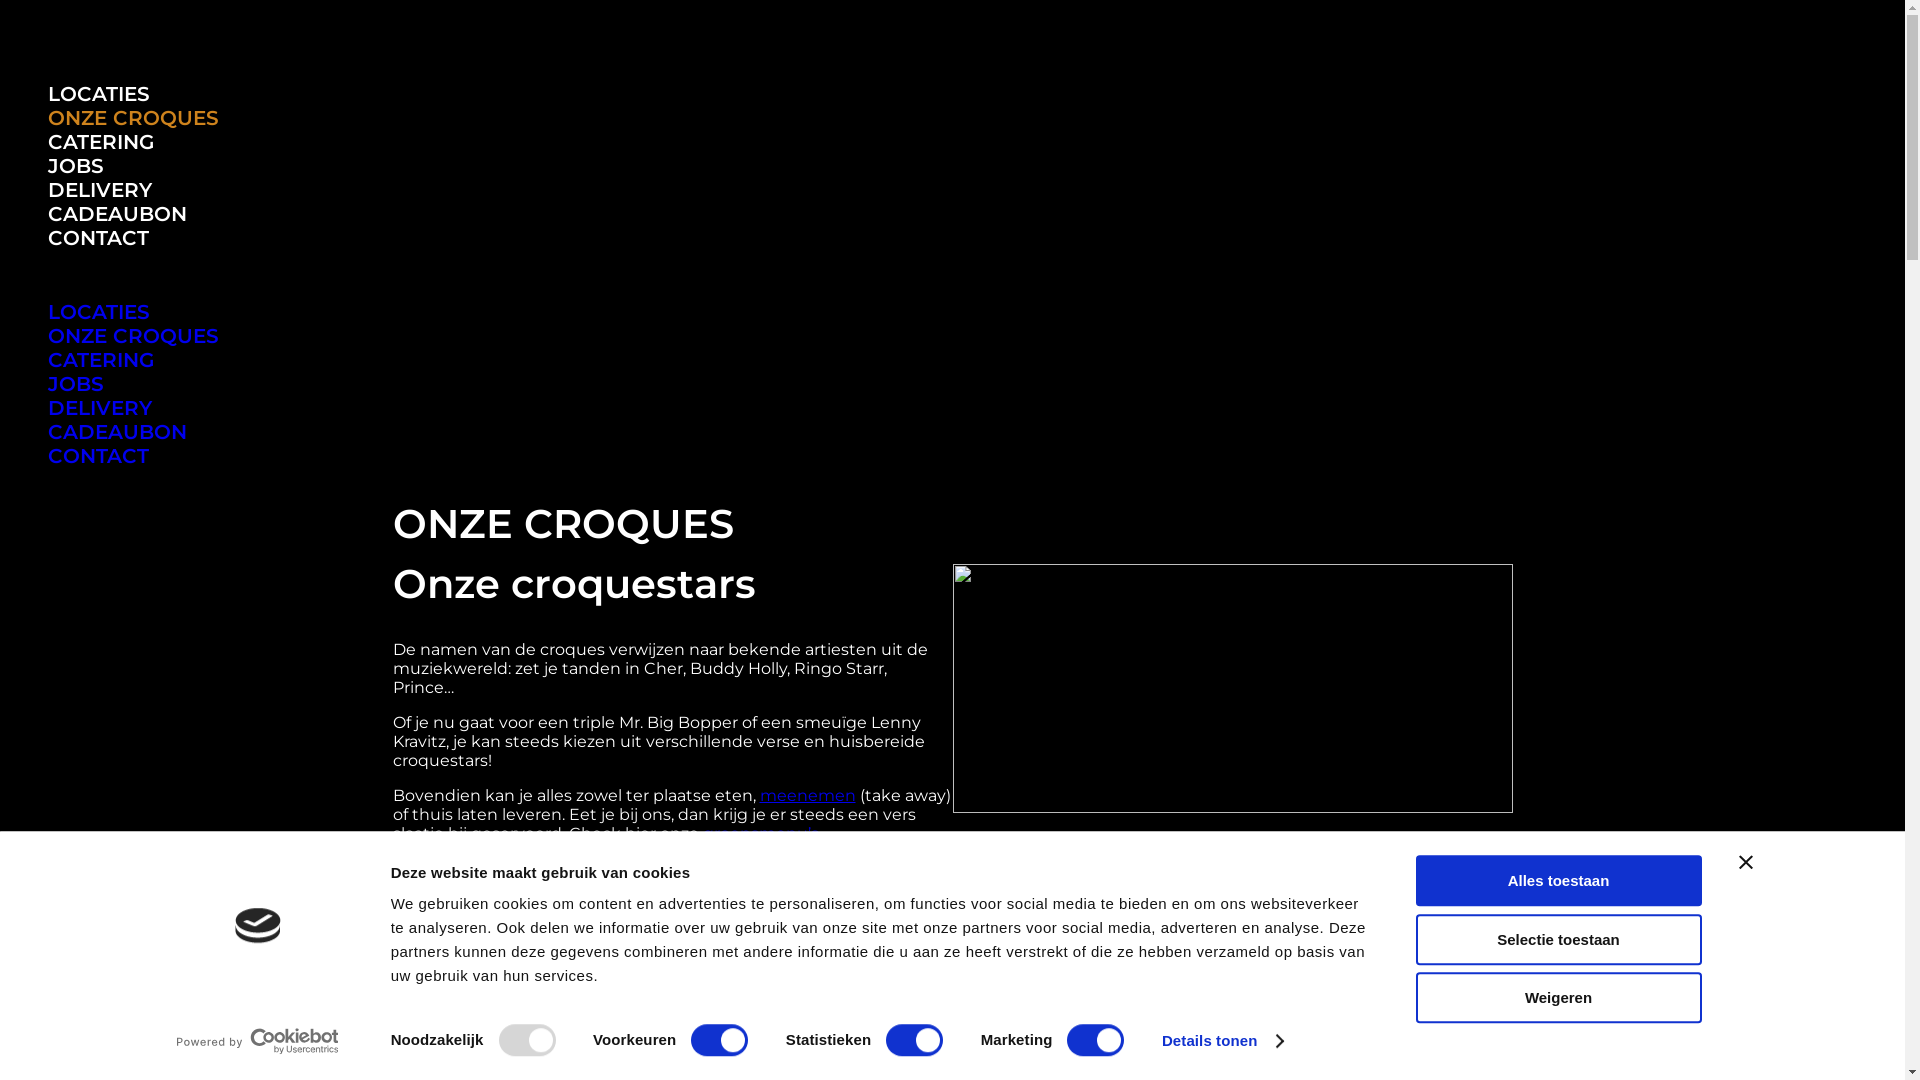 The width and height of the screenshot is (1920, 1080). What do you see at coordinates (1161, 1040) in the screenshot?
I see `'Details tonen'` at bounding box center [1161, 1040].